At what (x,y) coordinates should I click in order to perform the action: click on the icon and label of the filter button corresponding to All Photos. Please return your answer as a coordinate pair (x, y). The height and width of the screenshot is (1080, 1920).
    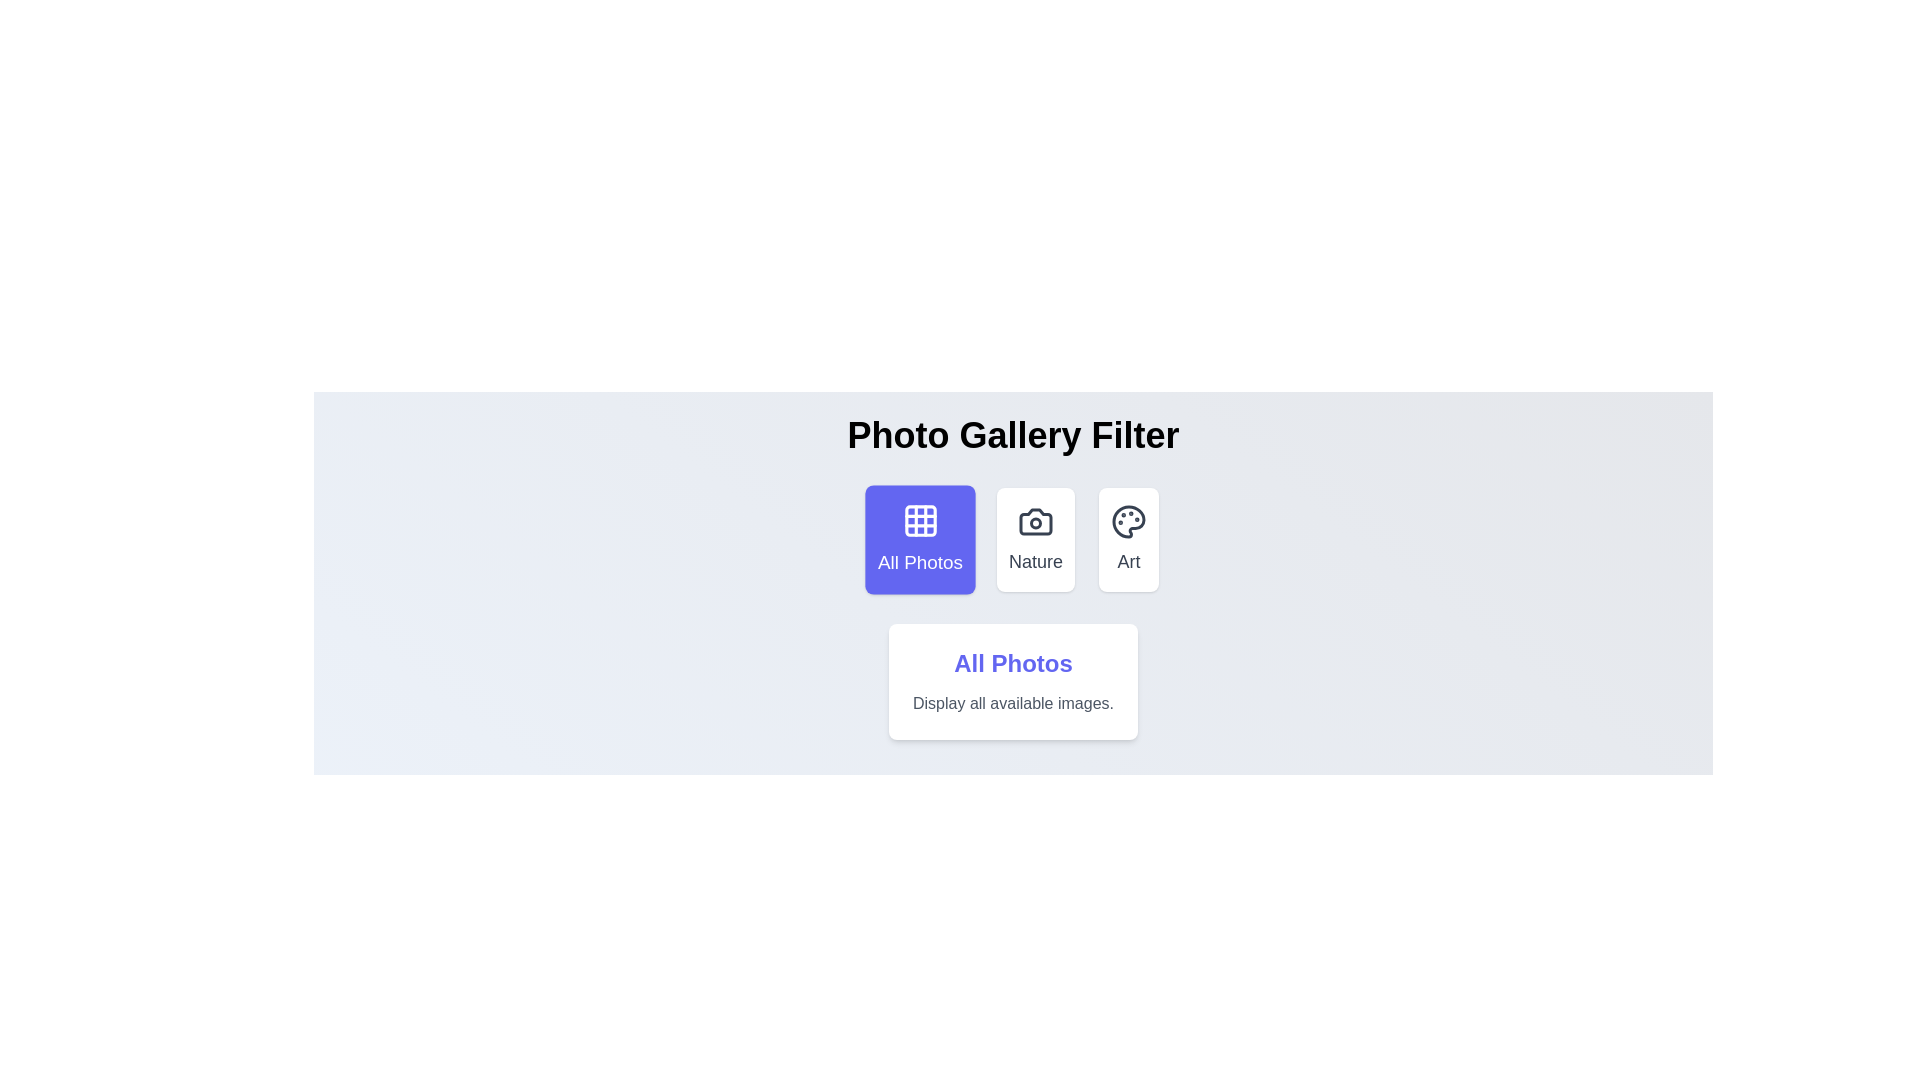
    Looking at the image, I should click on (919, 540).